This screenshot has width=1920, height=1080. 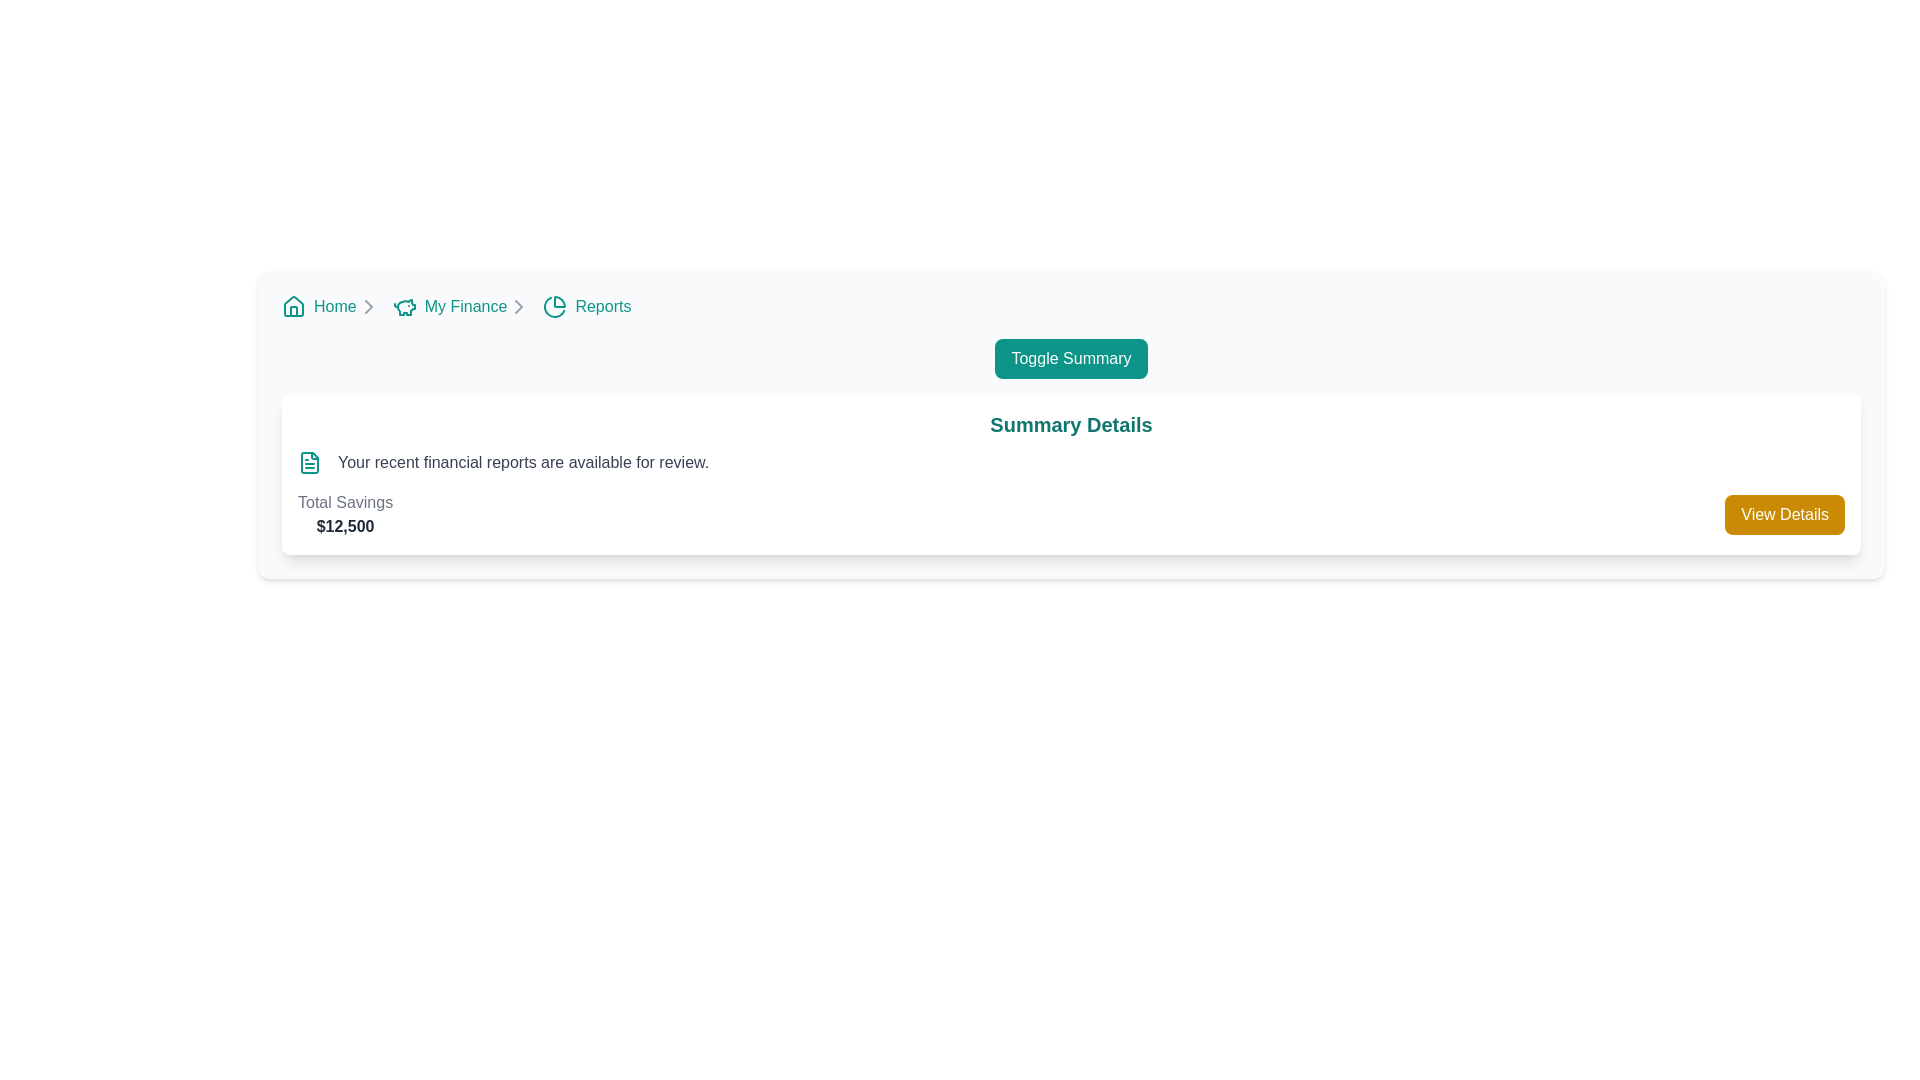 I want to click on the rectangular button with rounded corners, featuring a yellow background and the text 'View Details' in white, located in the bottom right section of the card widget, to observe style changes, so click(x=1785, y=514).